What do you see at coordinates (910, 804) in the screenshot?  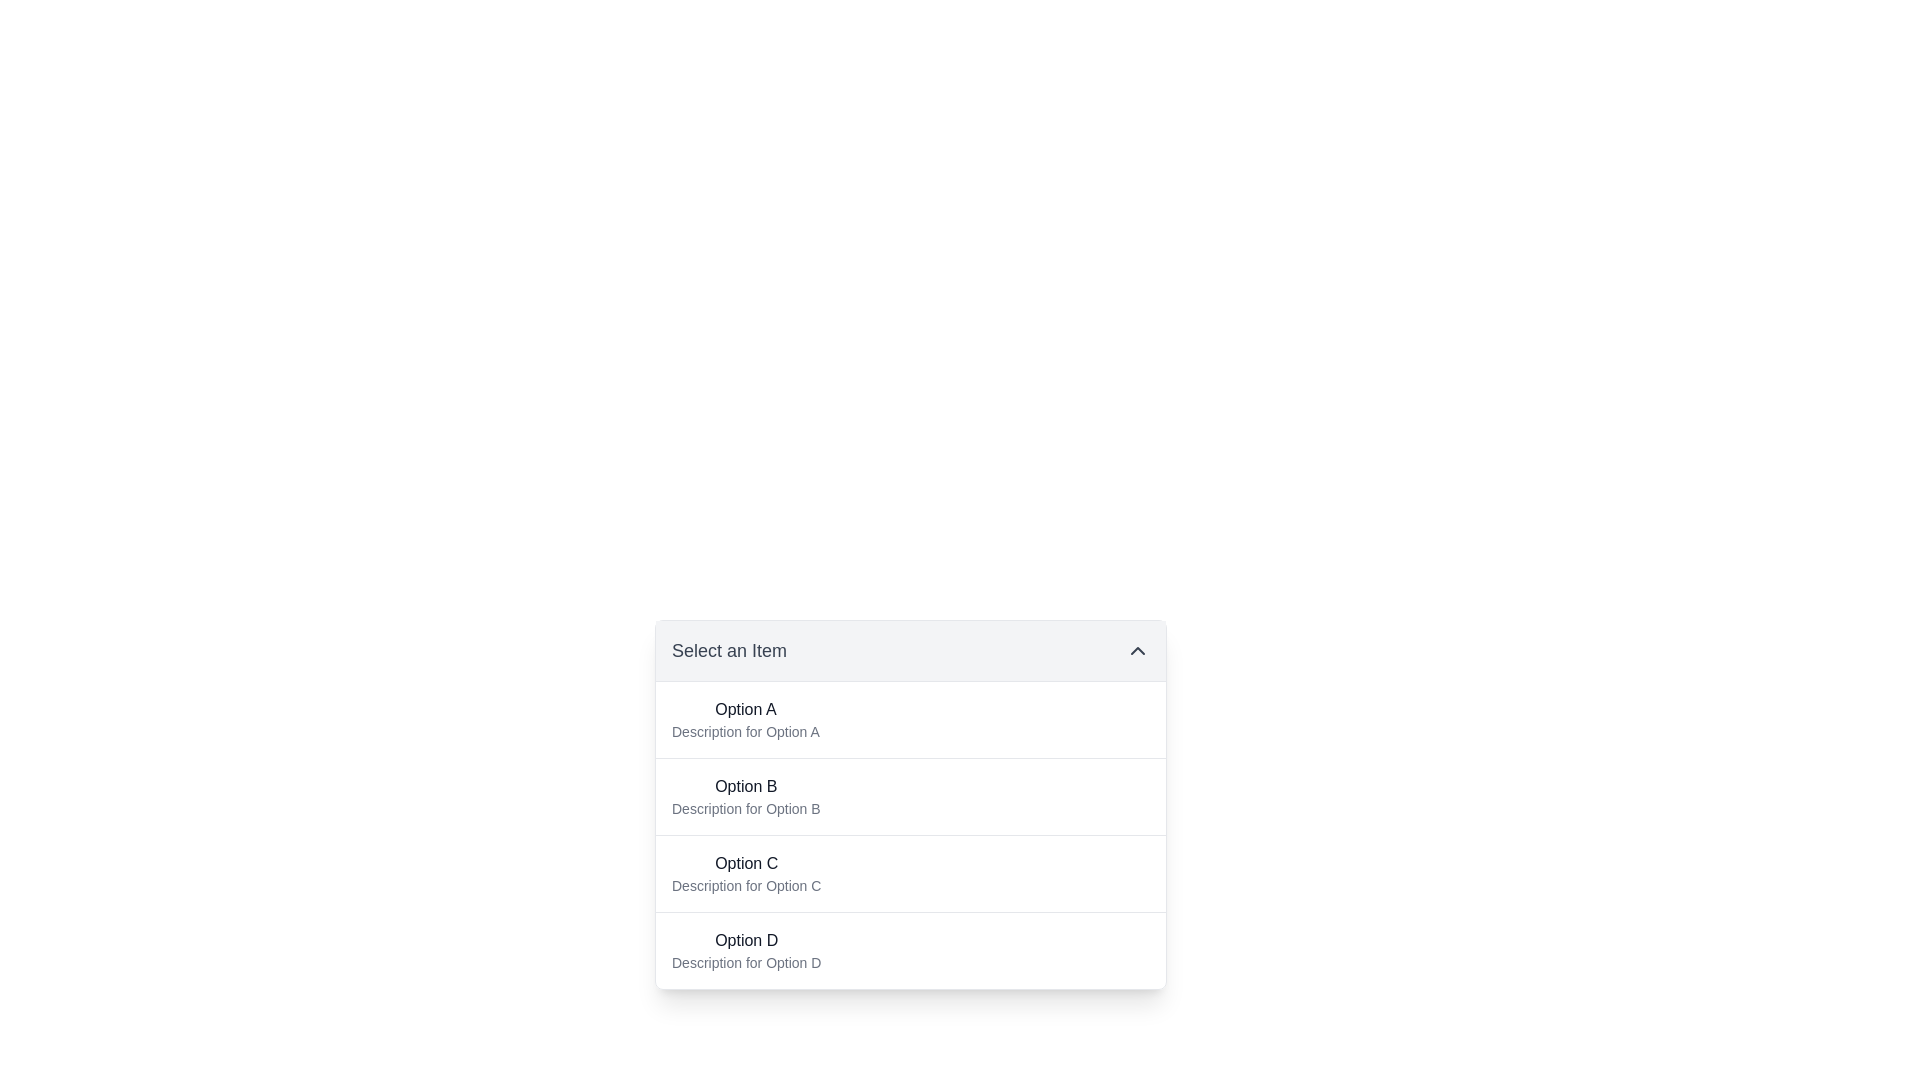 I see `the dropdown option labeled 'Option B' with the subtext 'Description for Option B'` at bounding box center [910, 804].